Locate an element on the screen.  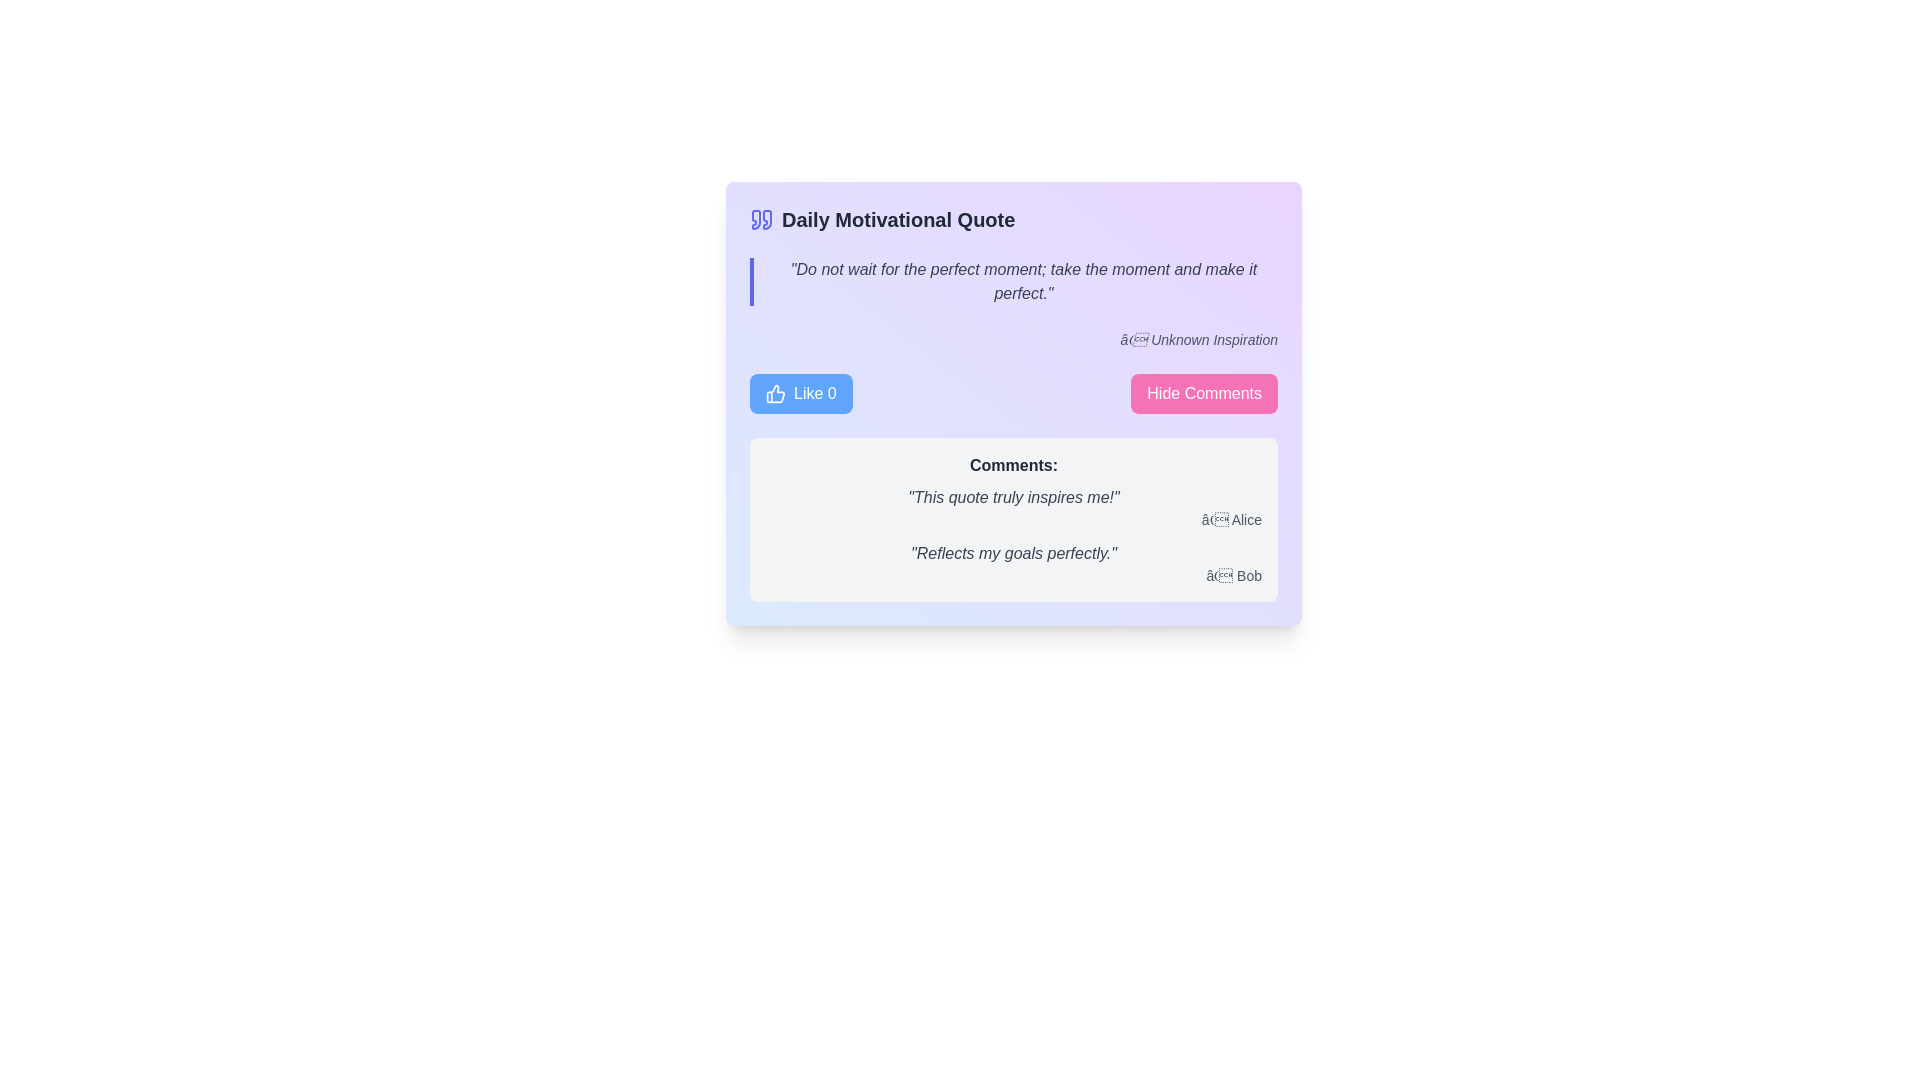
the first entry of the Display text with quote and attribution under the 'Comments:' section, which contains the quote 'This quote truly inspires me!' and is attributed to '— Alice' is located at coordinates (1013, 507).